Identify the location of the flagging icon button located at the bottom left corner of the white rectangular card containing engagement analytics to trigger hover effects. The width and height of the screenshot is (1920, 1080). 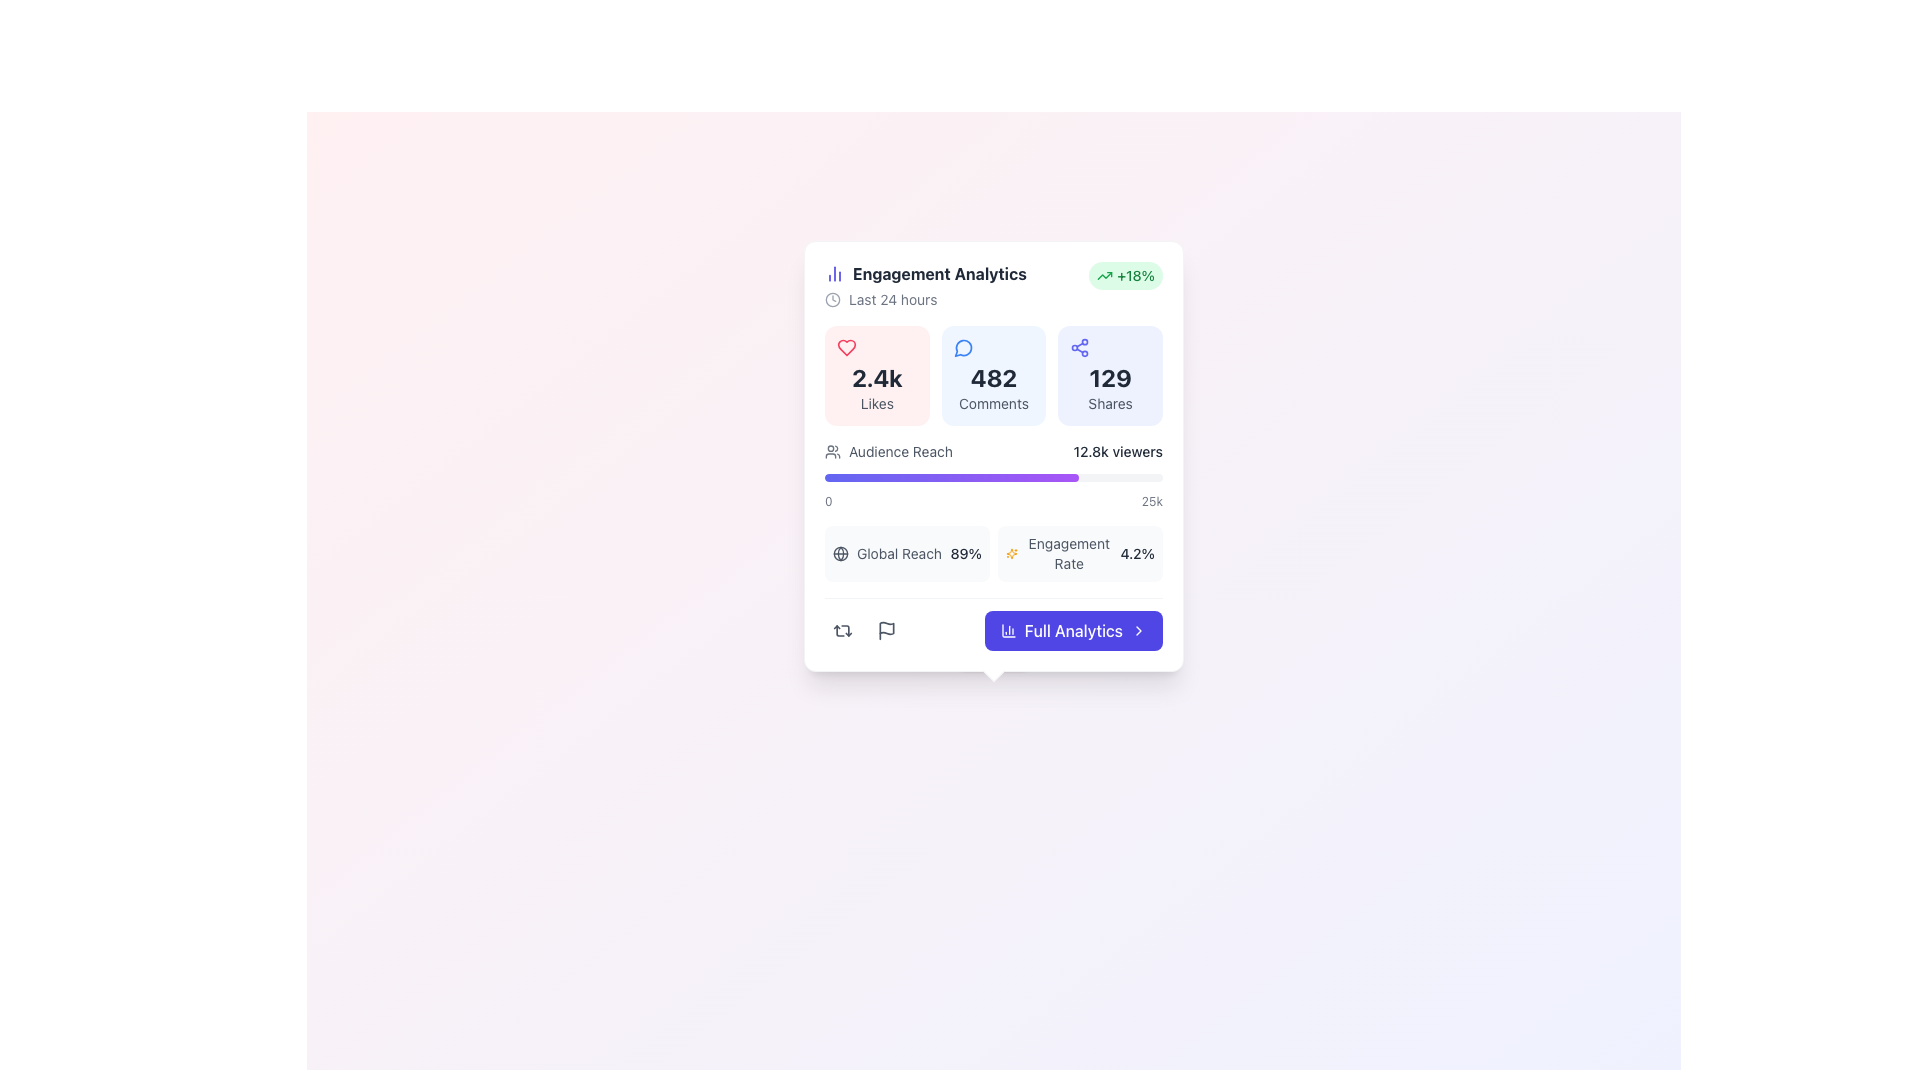
(886, 631).